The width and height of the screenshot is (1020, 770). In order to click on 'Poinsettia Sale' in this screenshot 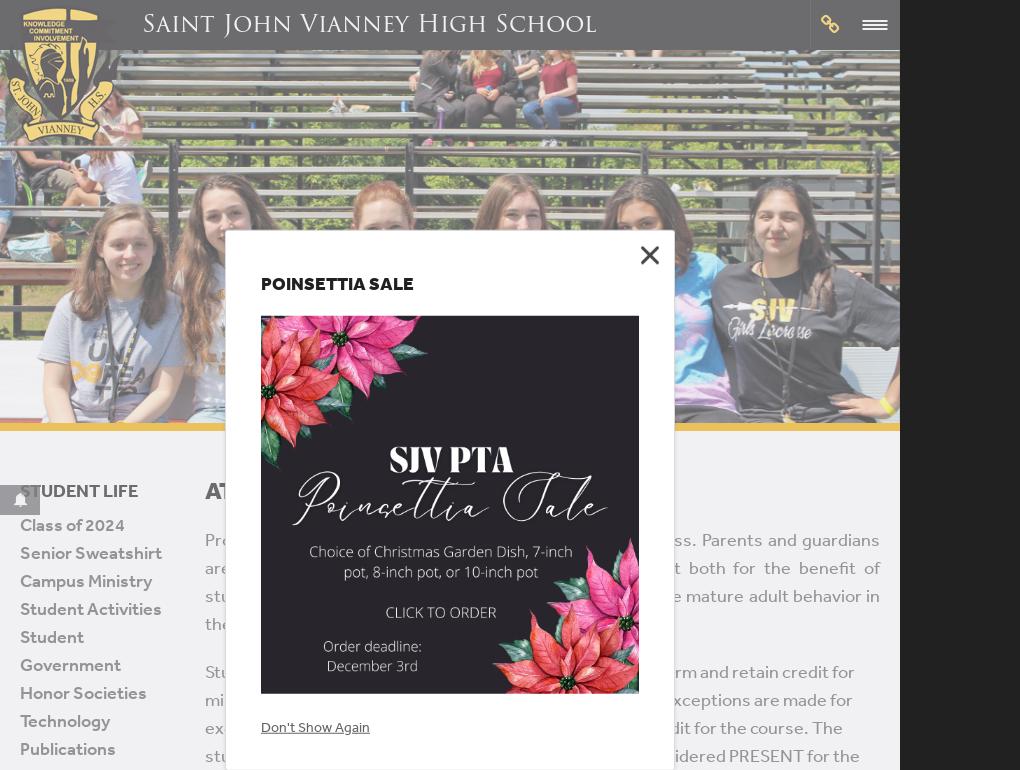, I will do `click(337, 281)`.